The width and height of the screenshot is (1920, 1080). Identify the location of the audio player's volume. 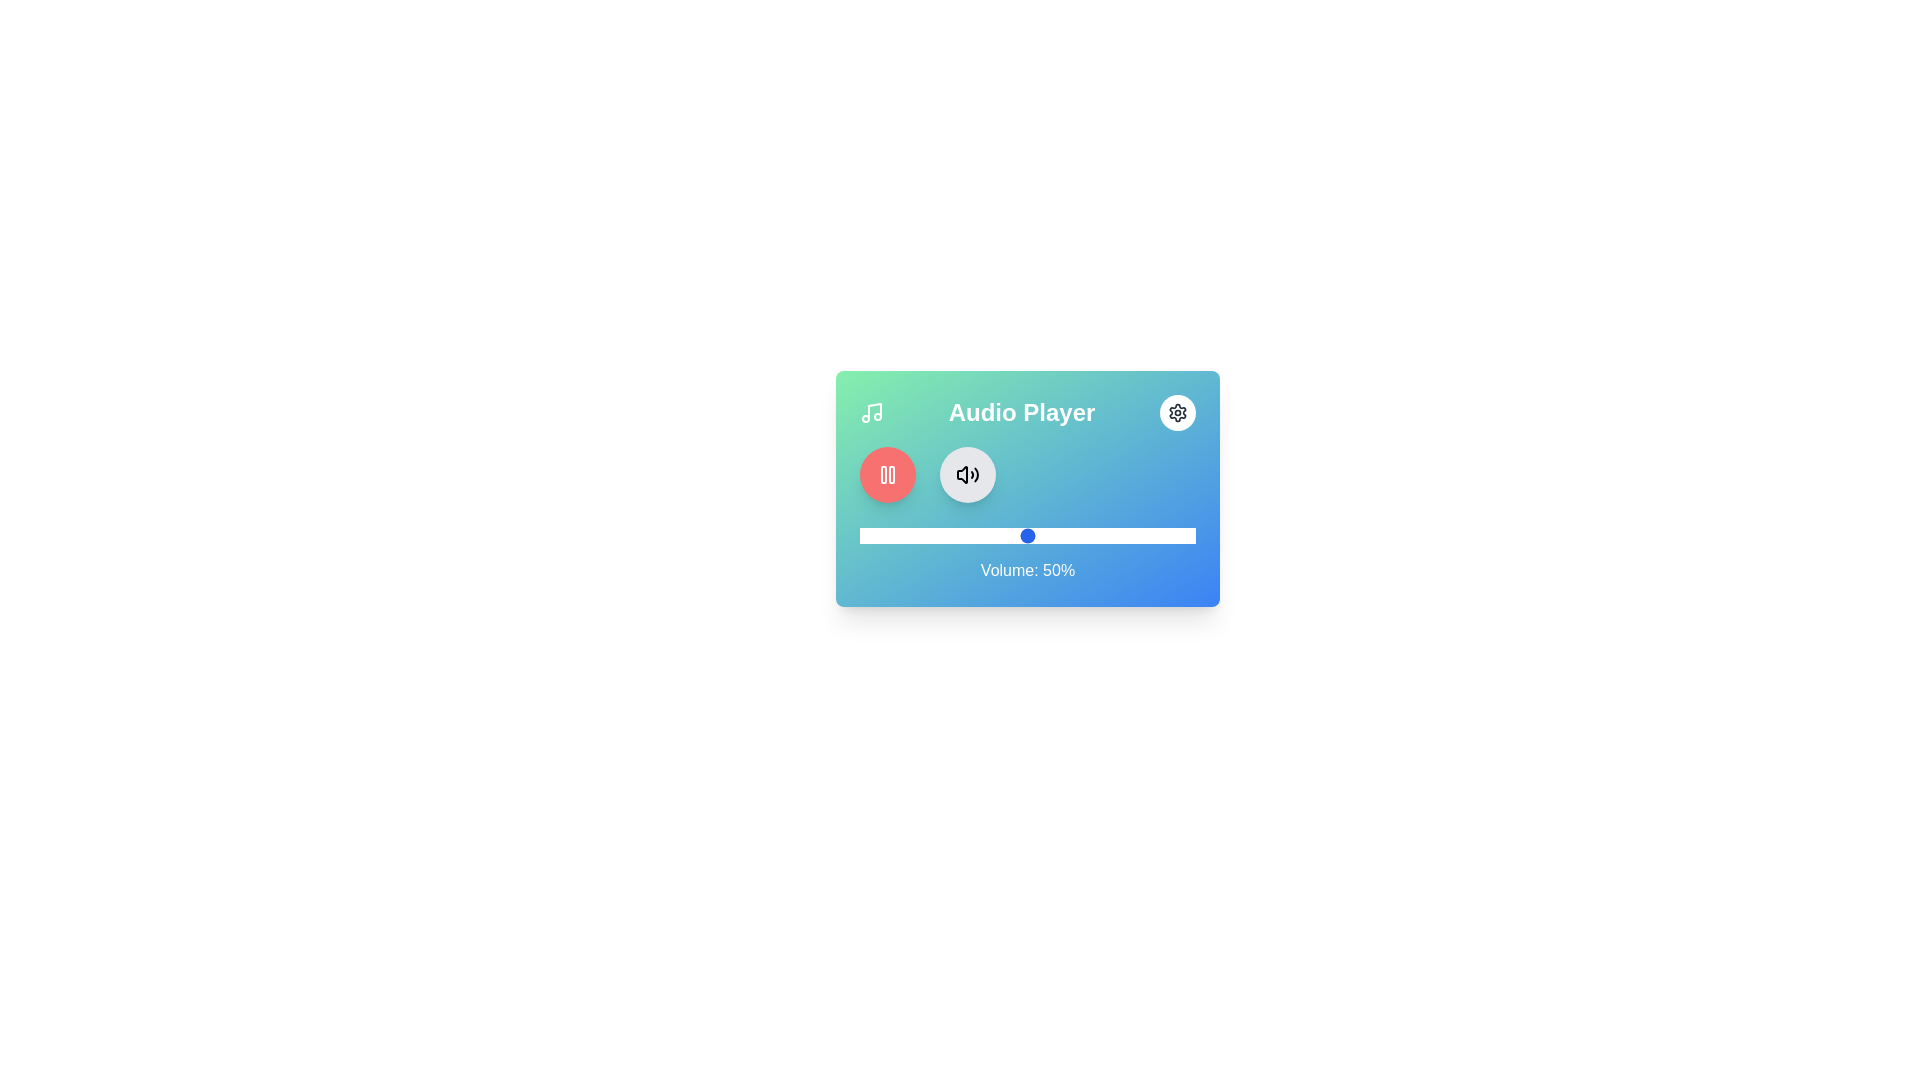
(1125, 535).